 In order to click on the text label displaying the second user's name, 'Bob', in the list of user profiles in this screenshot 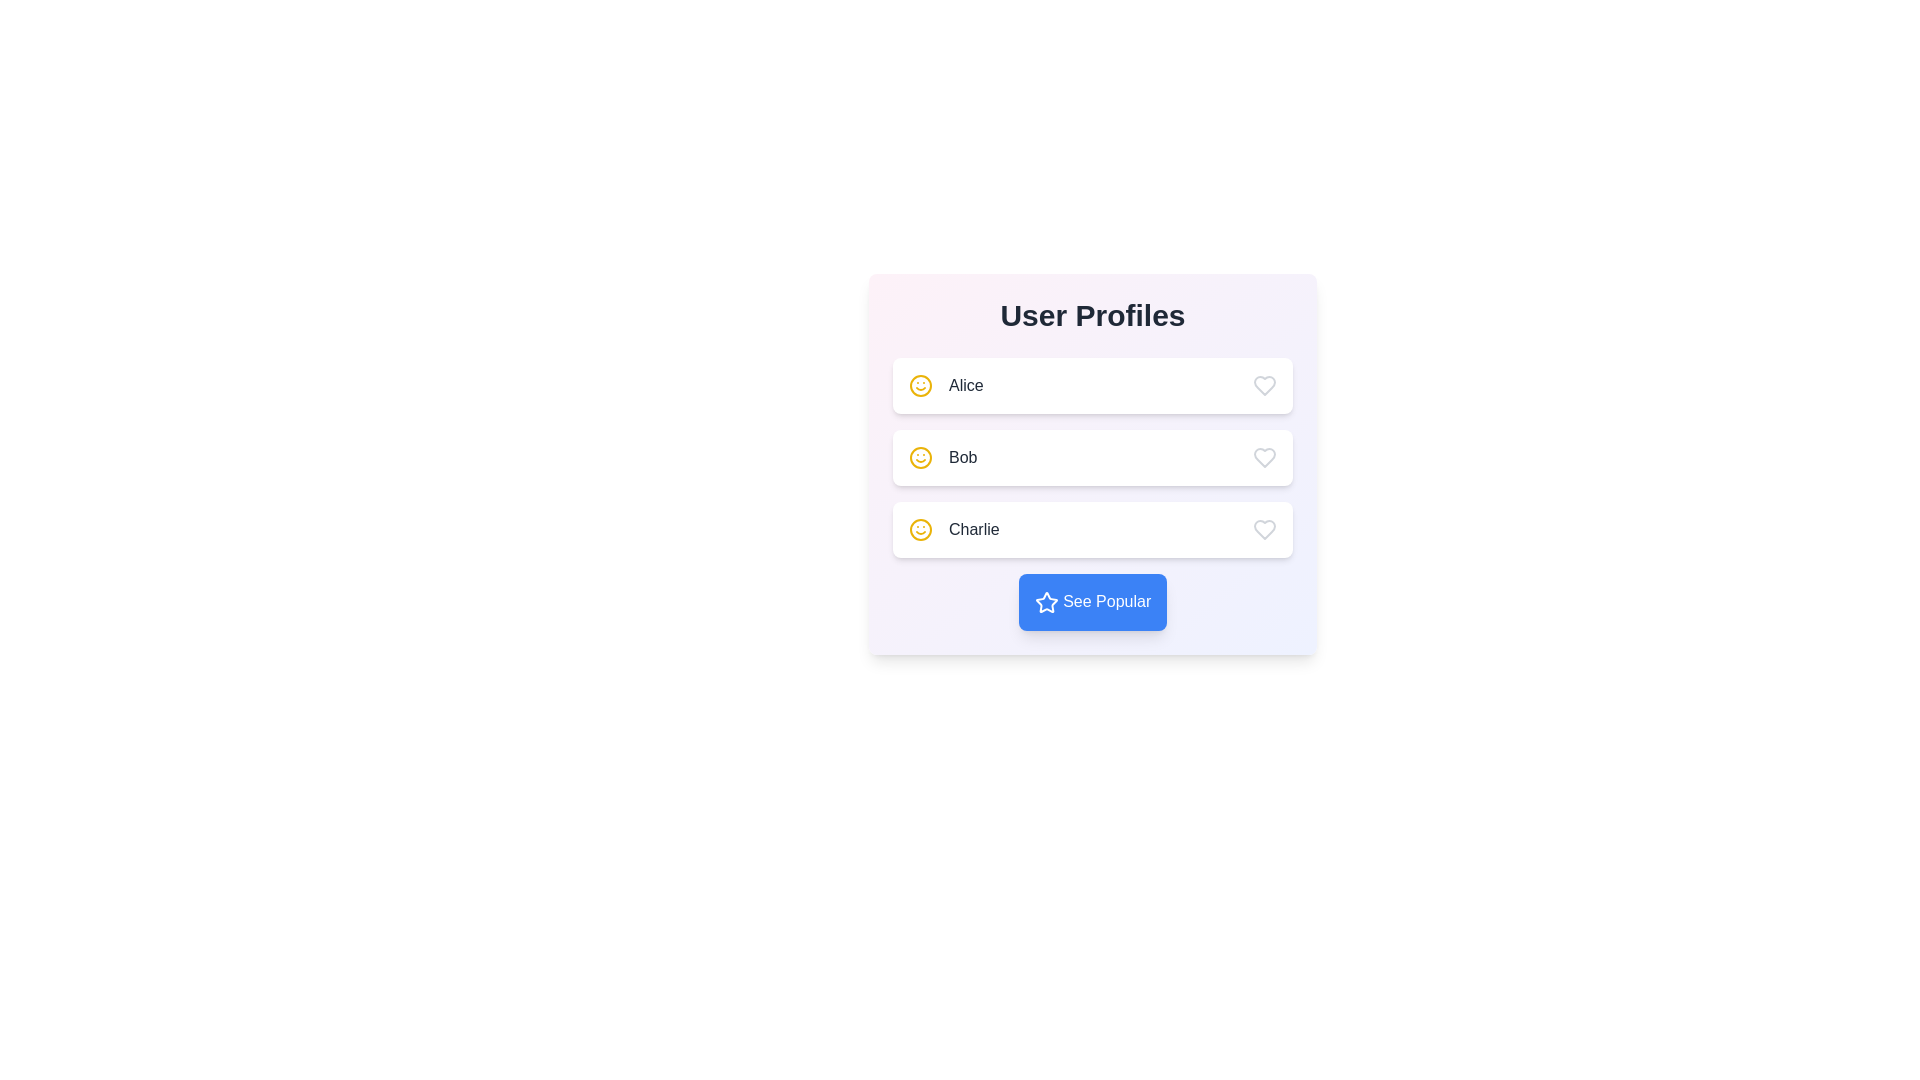, I will do `click(963, 458)`.